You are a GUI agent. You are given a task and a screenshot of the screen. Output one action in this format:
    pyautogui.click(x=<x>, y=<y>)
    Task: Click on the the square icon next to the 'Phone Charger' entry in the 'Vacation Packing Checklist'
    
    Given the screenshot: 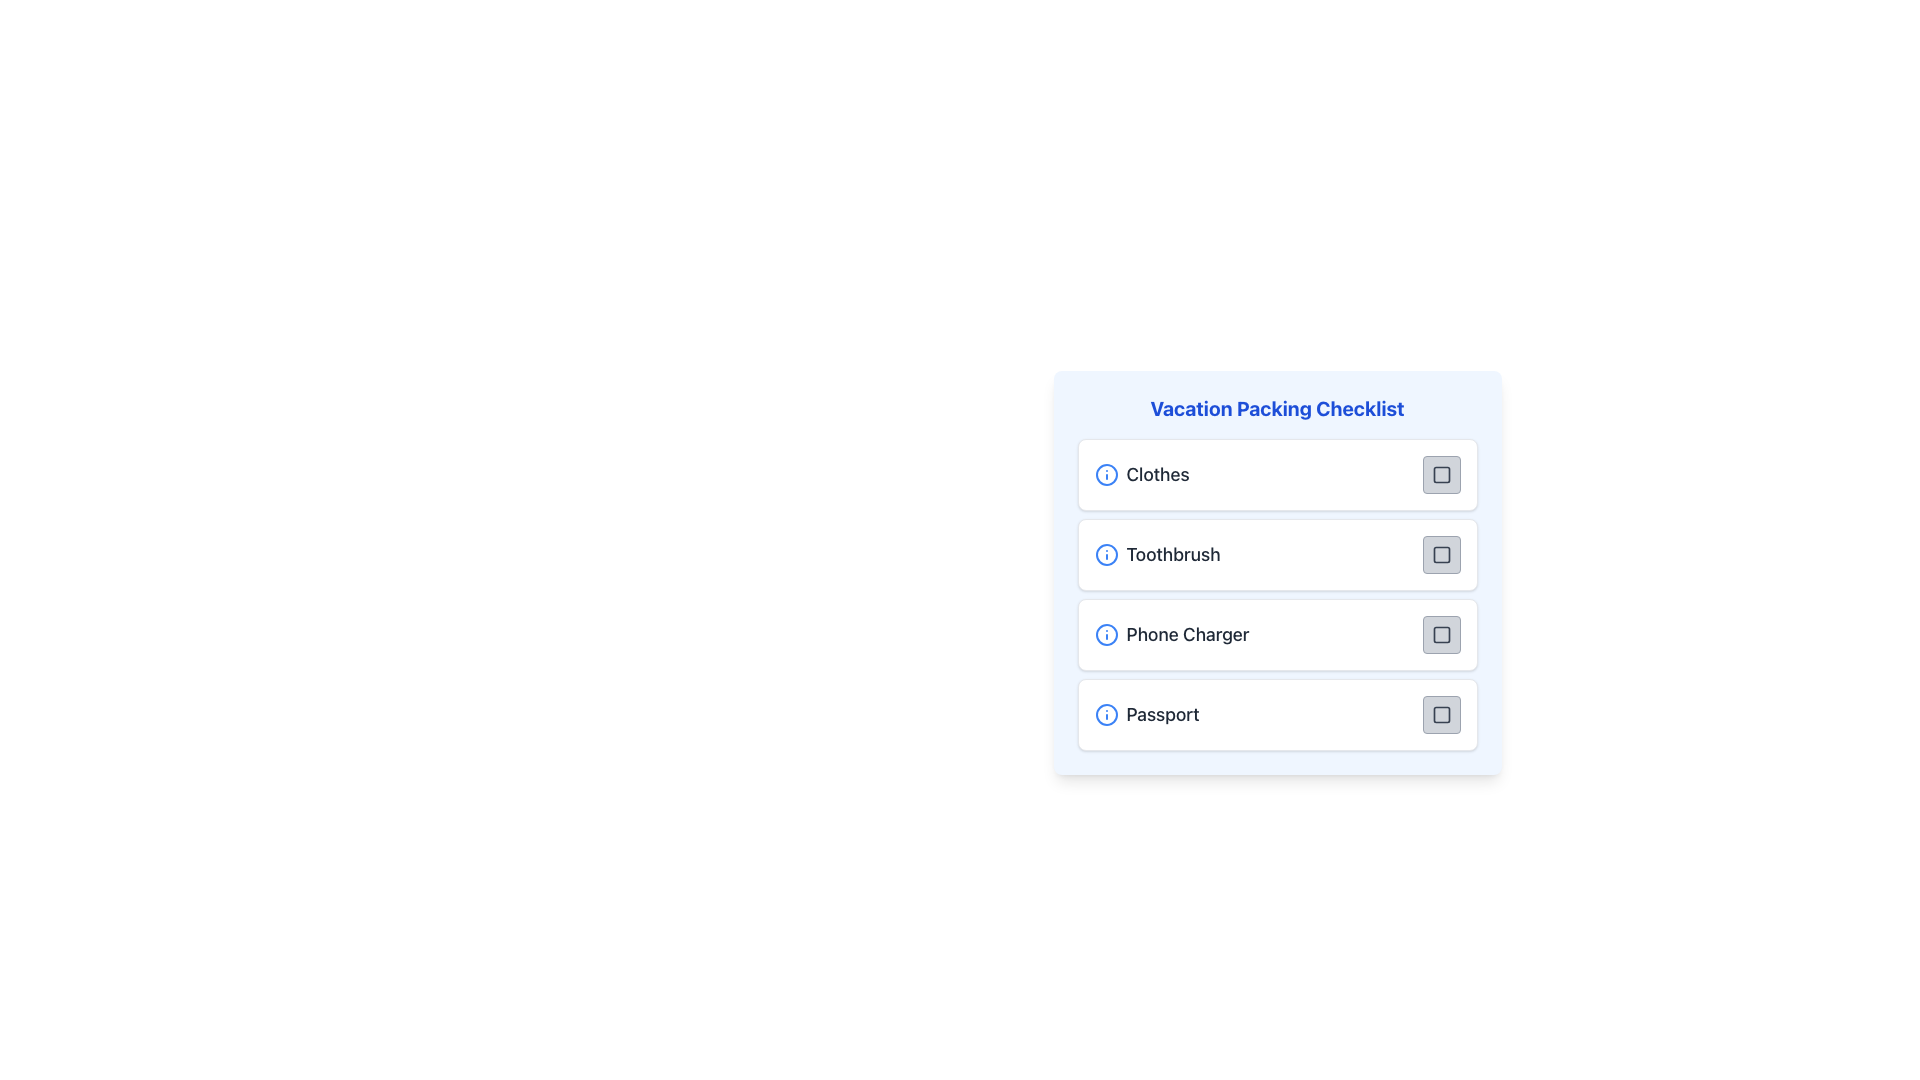 What is the action you would take?
    pyautogui.click(x=1441, y=635)
    